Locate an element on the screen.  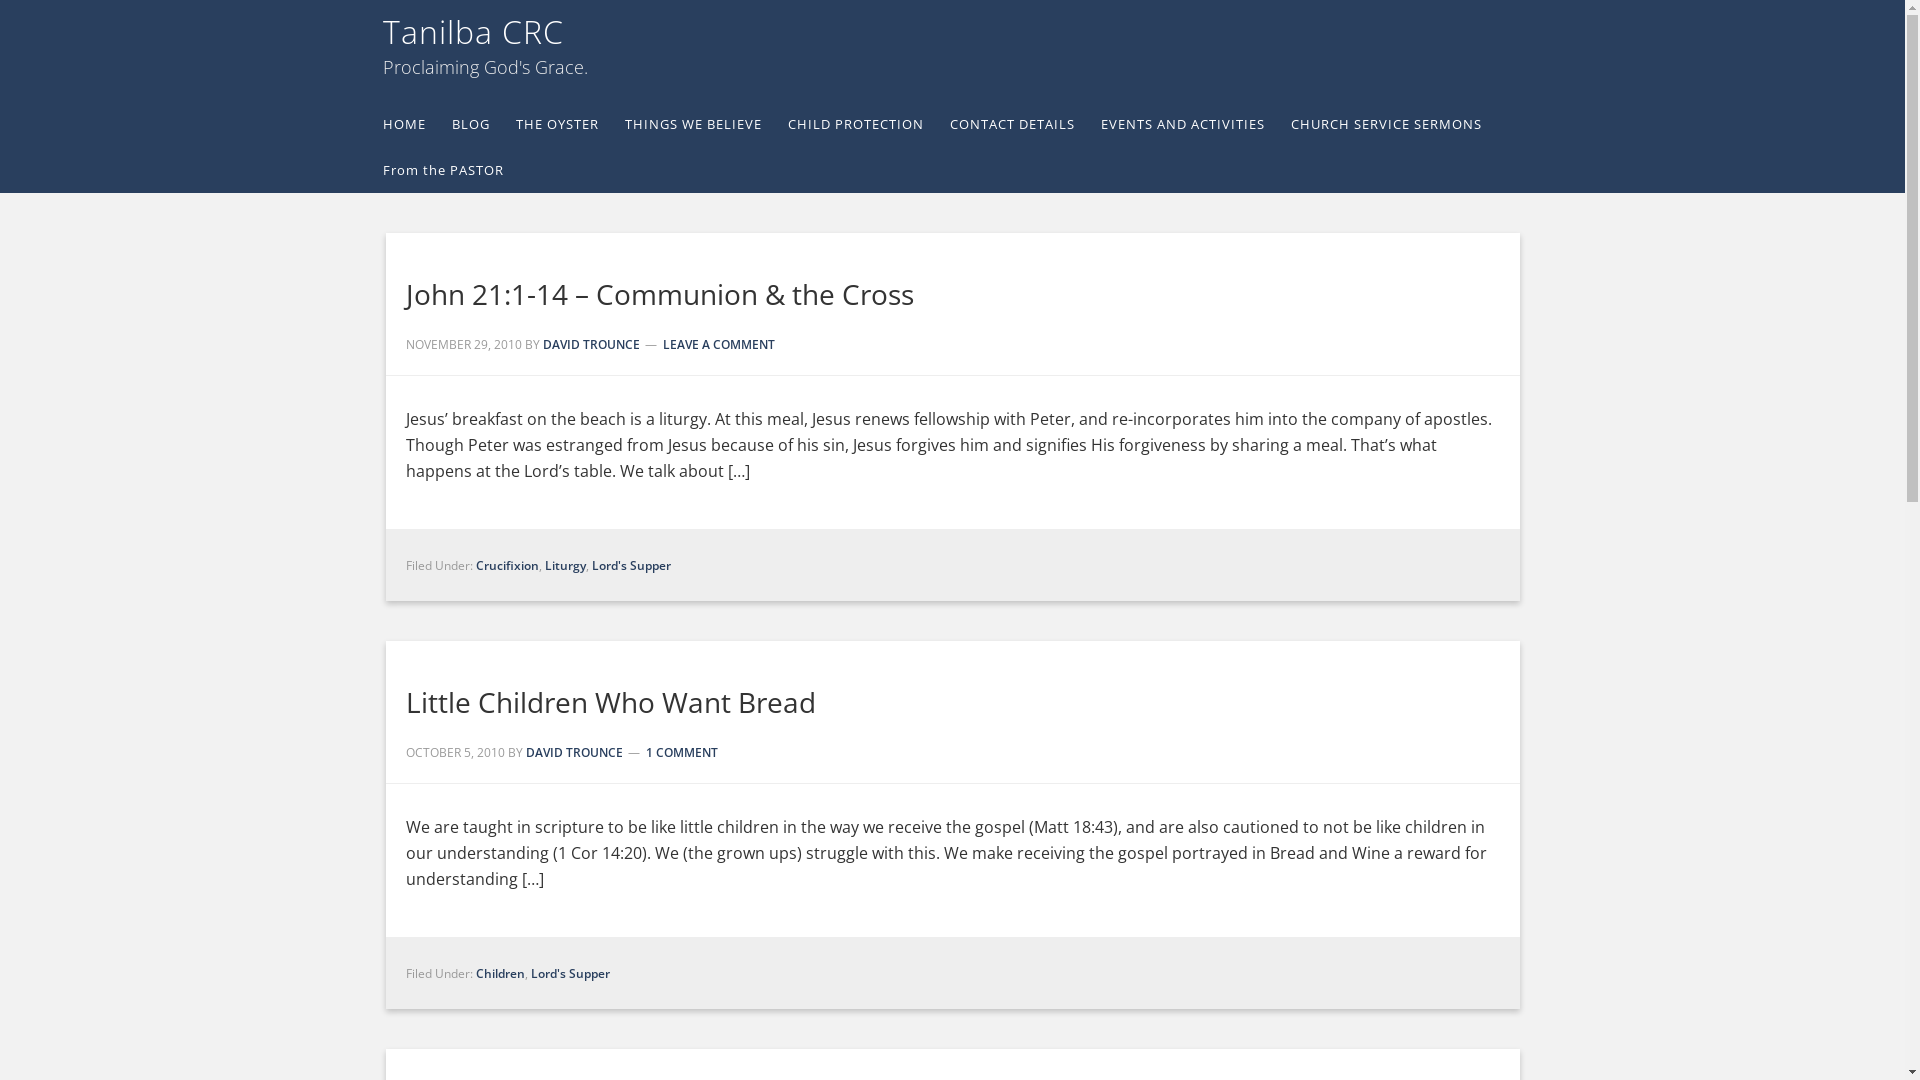
'Tanilba CRC' is located at coordinates (471, 31).